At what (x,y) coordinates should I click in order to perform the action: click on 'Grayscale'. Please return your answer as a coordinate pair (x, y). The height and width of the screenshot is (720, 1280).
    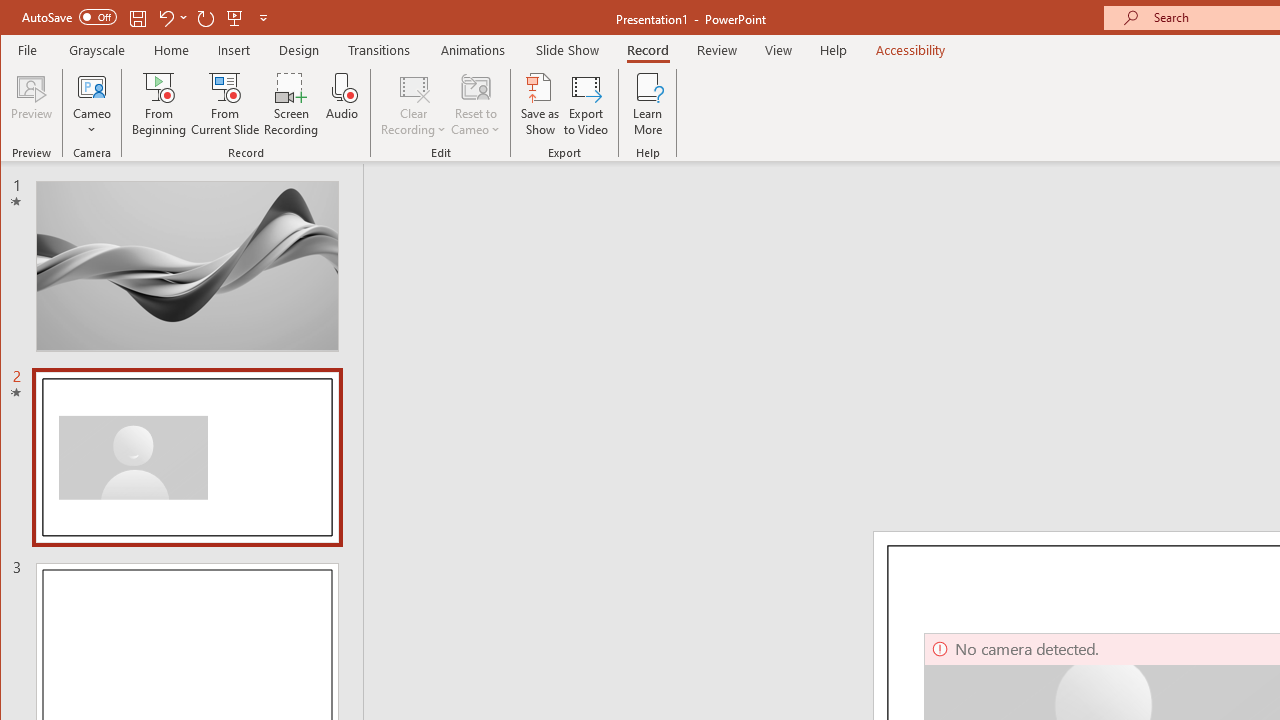
    Looking at the image, I should click on (96, 49).